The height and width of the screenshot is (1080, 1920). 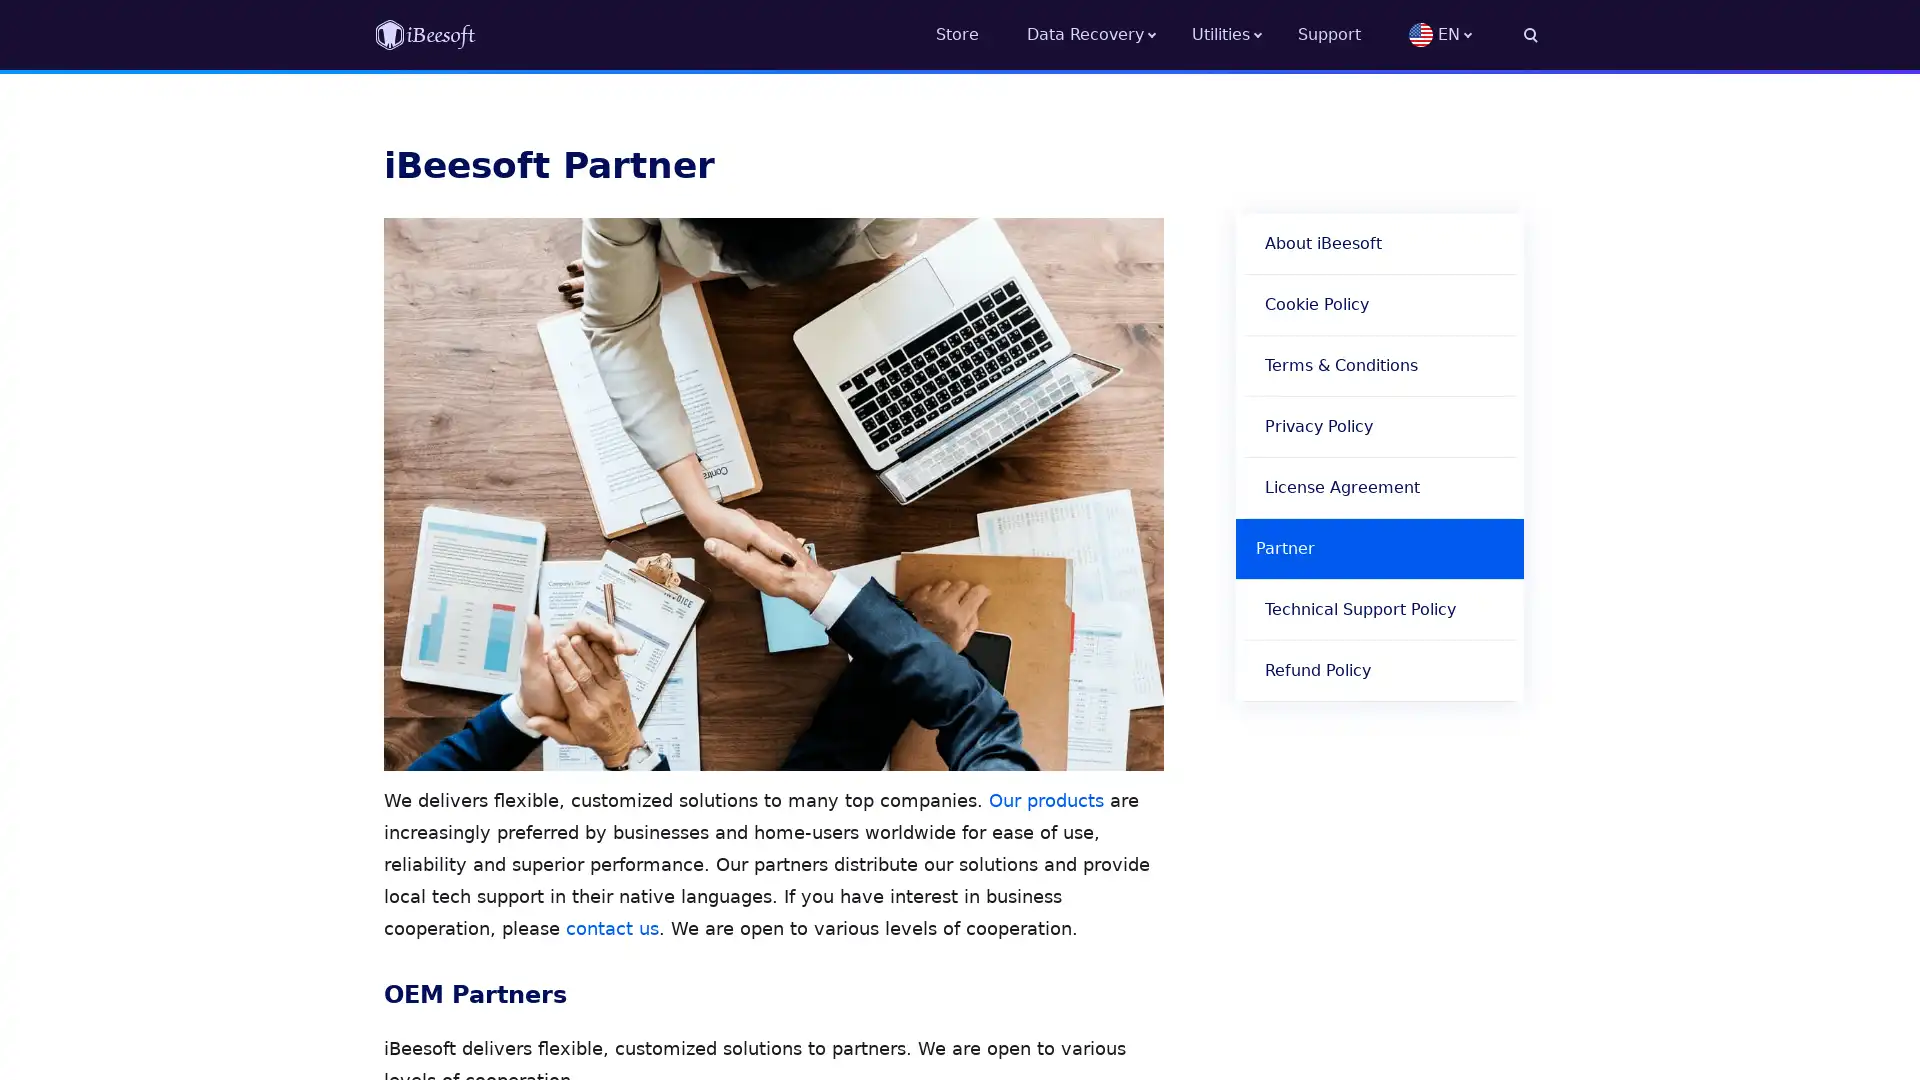 What do you see at coordinates (1473, 34) in the screenshot?
I see `languages` at bounding box center [1473, 34].